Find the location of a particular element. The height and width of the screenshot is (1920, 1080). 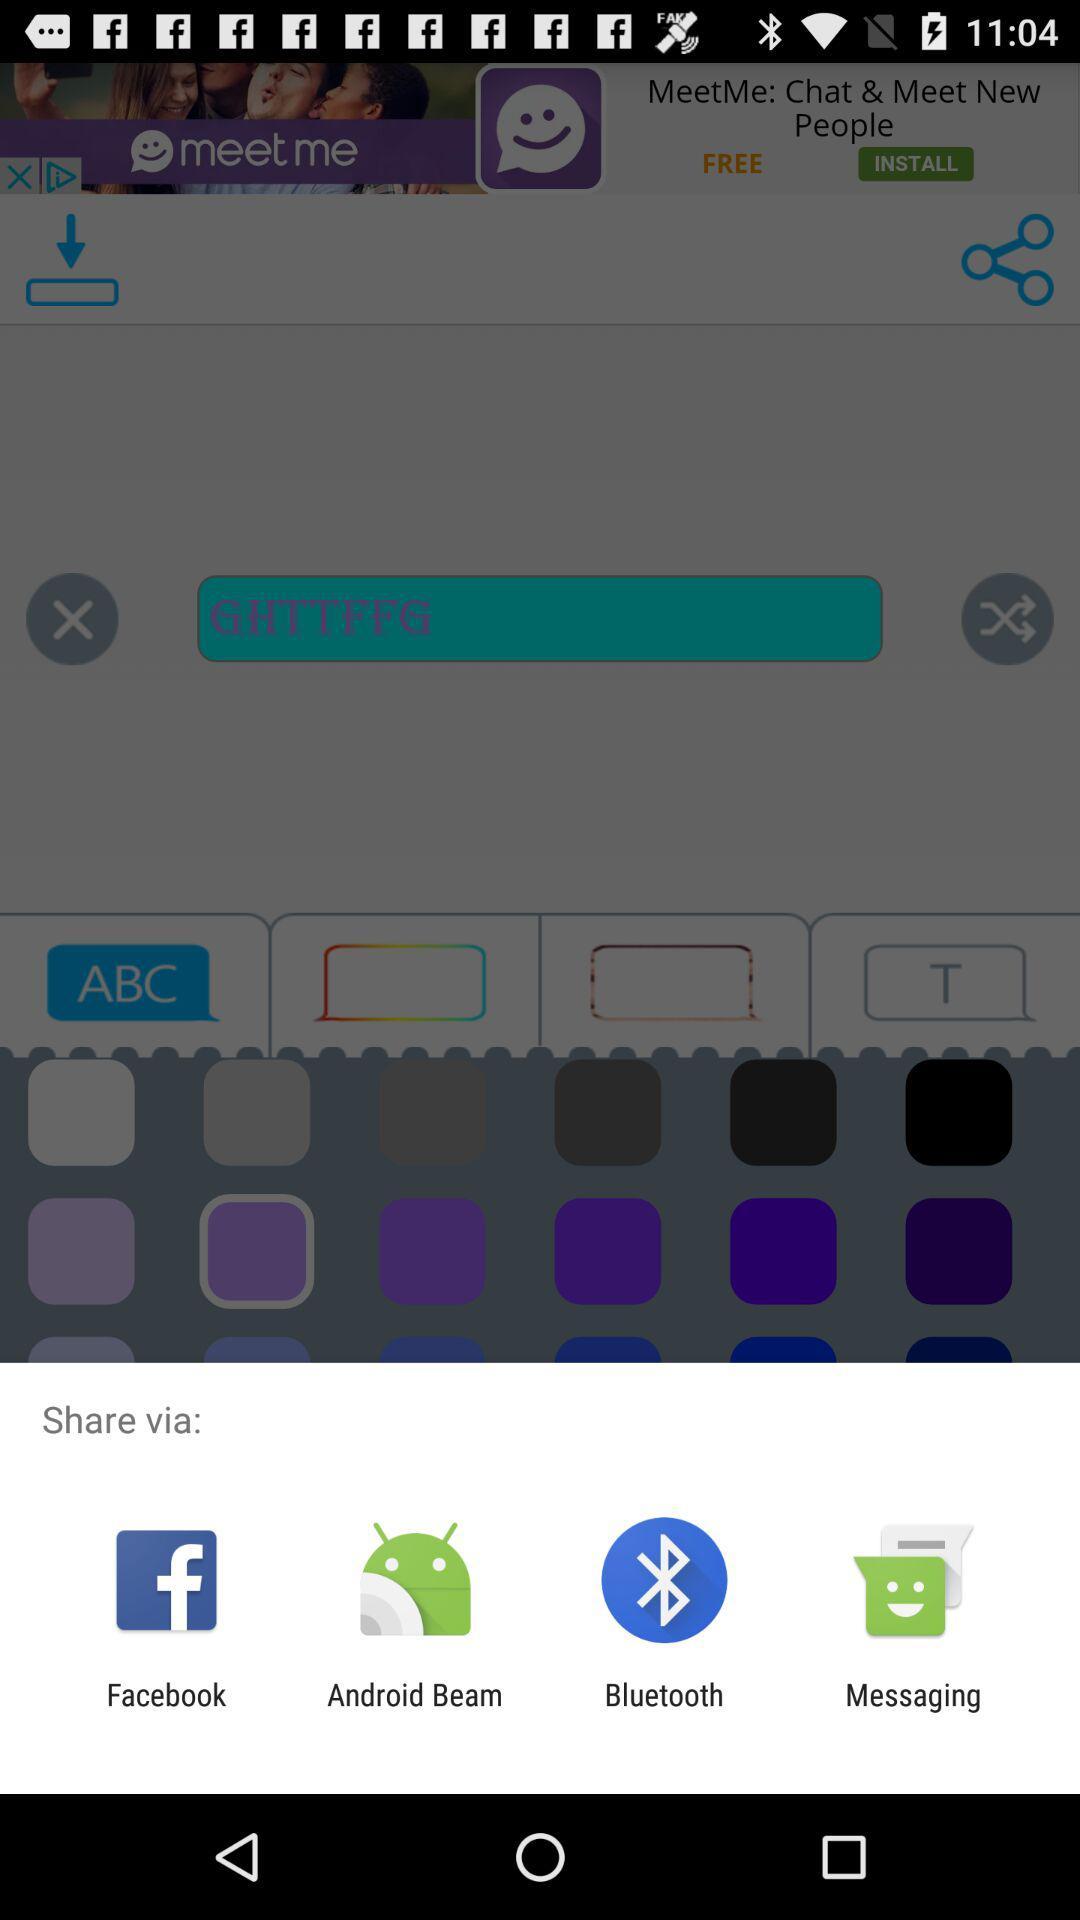

the android beam icon is located at coordinates (414, 1711).